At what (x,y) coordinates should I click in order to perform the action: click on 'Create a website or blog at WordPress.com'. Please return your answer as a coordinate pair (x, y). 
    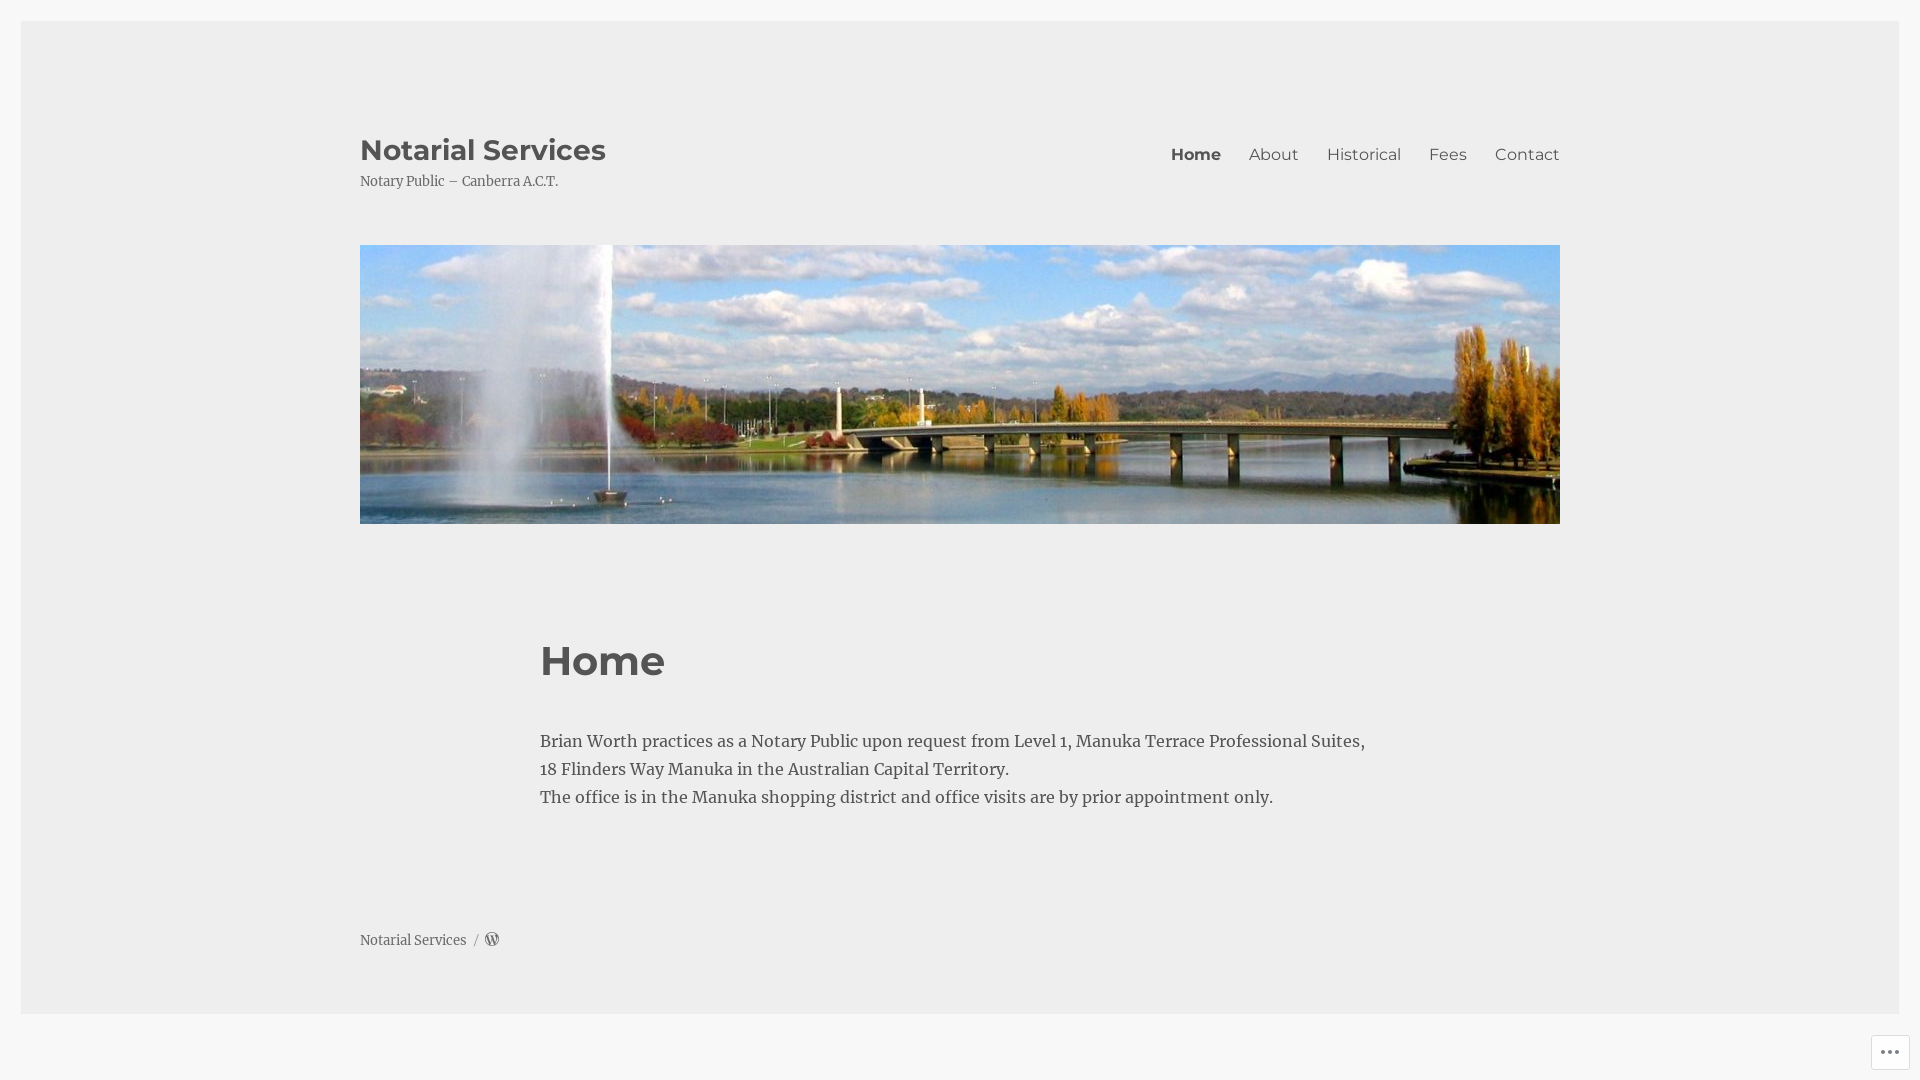
    Looking at the image, I should click on (491, 940).